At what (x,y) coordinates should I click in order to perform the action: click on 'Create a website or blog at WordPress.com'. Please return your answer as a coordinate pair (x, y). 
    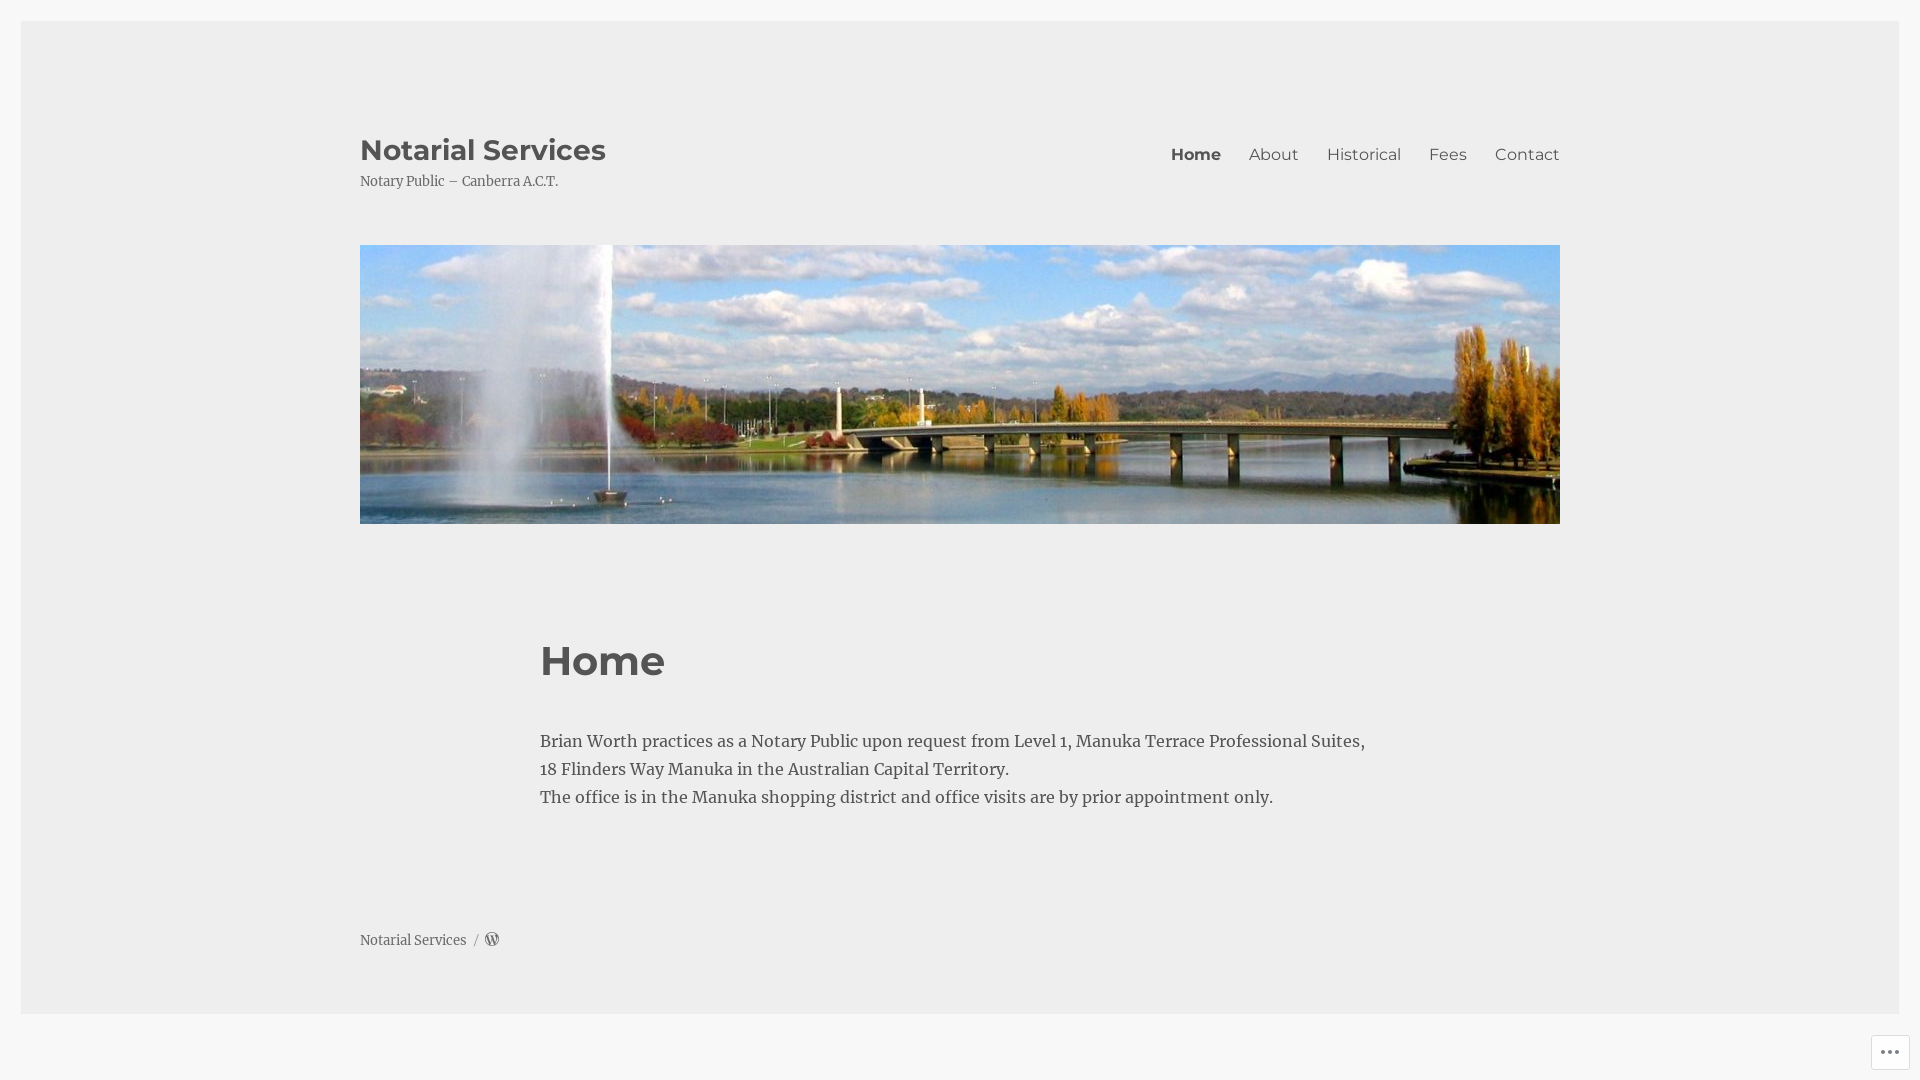
    Looking at the image, I should click on (491, 940).